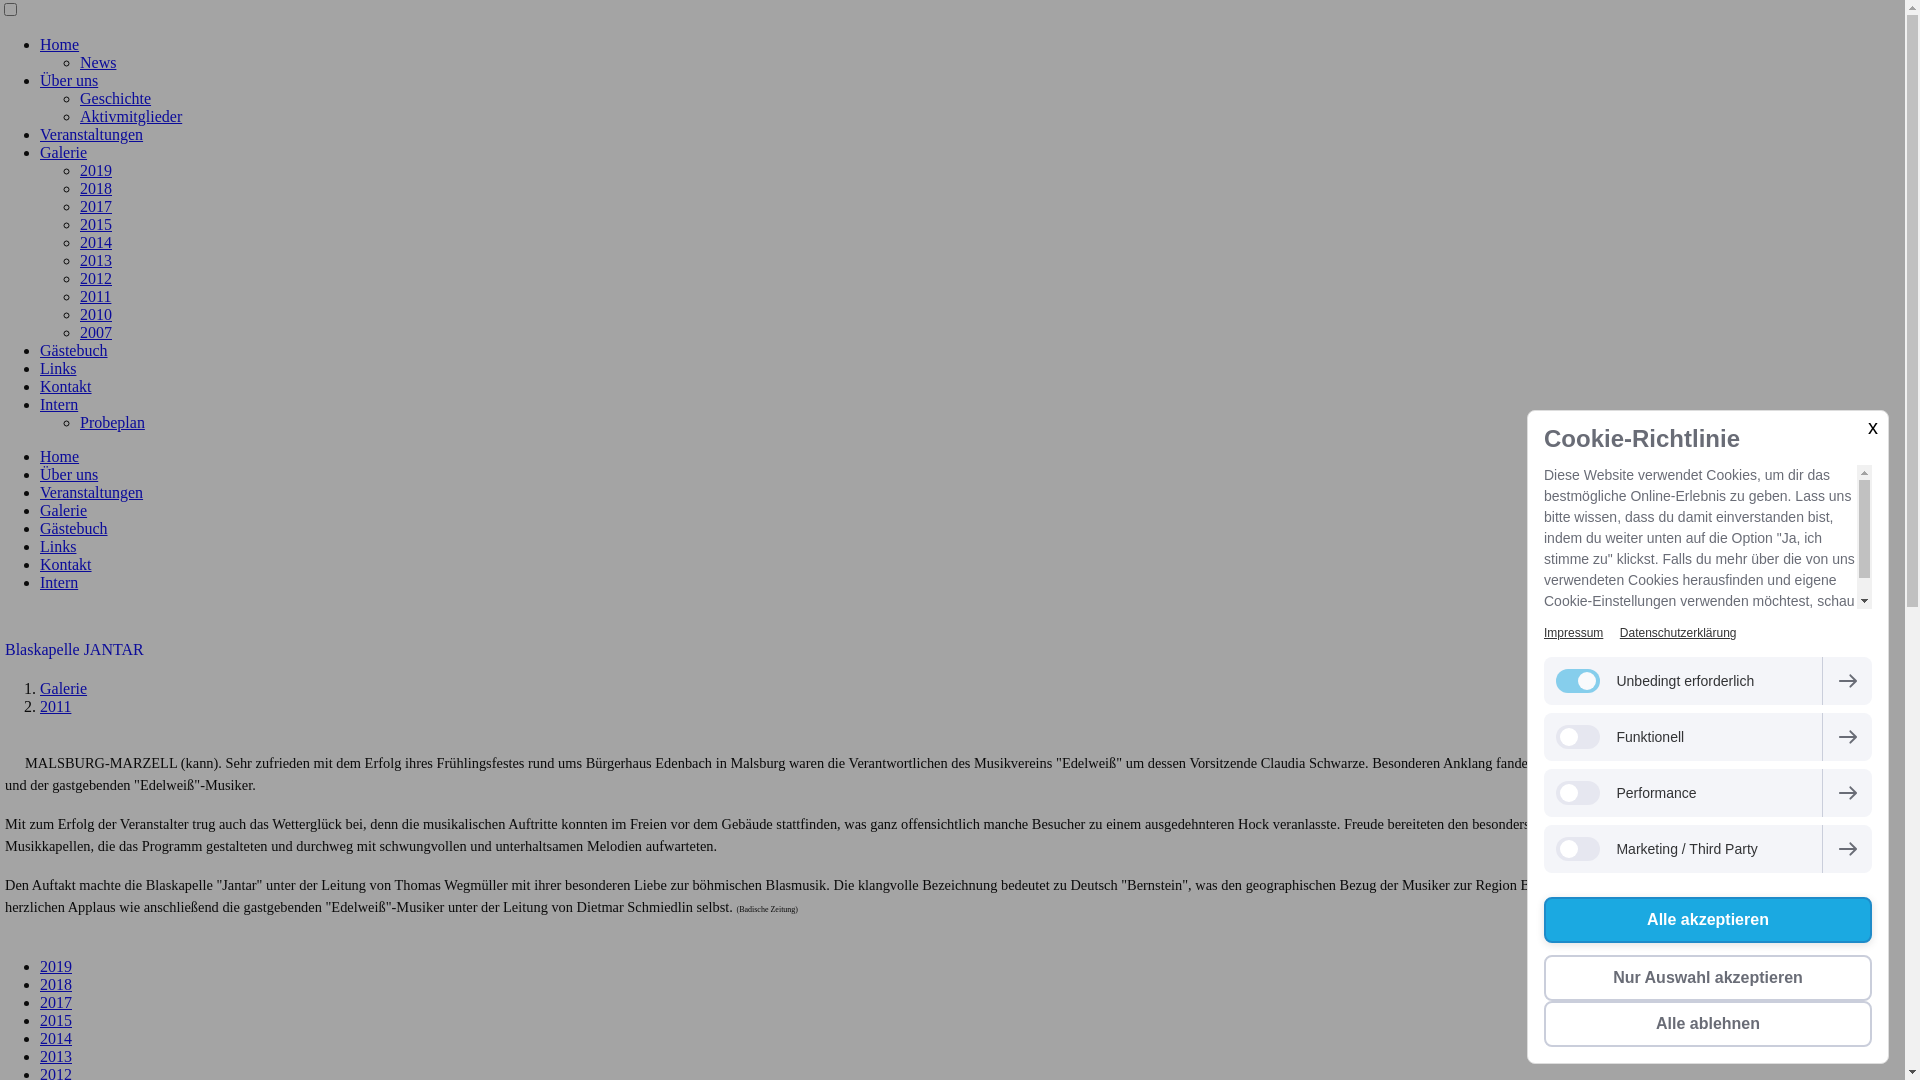  What do you see at coordinates (39, 134) in the screenshot?
I see `'Veranstaltungen'` at bounding box center [39, 134].